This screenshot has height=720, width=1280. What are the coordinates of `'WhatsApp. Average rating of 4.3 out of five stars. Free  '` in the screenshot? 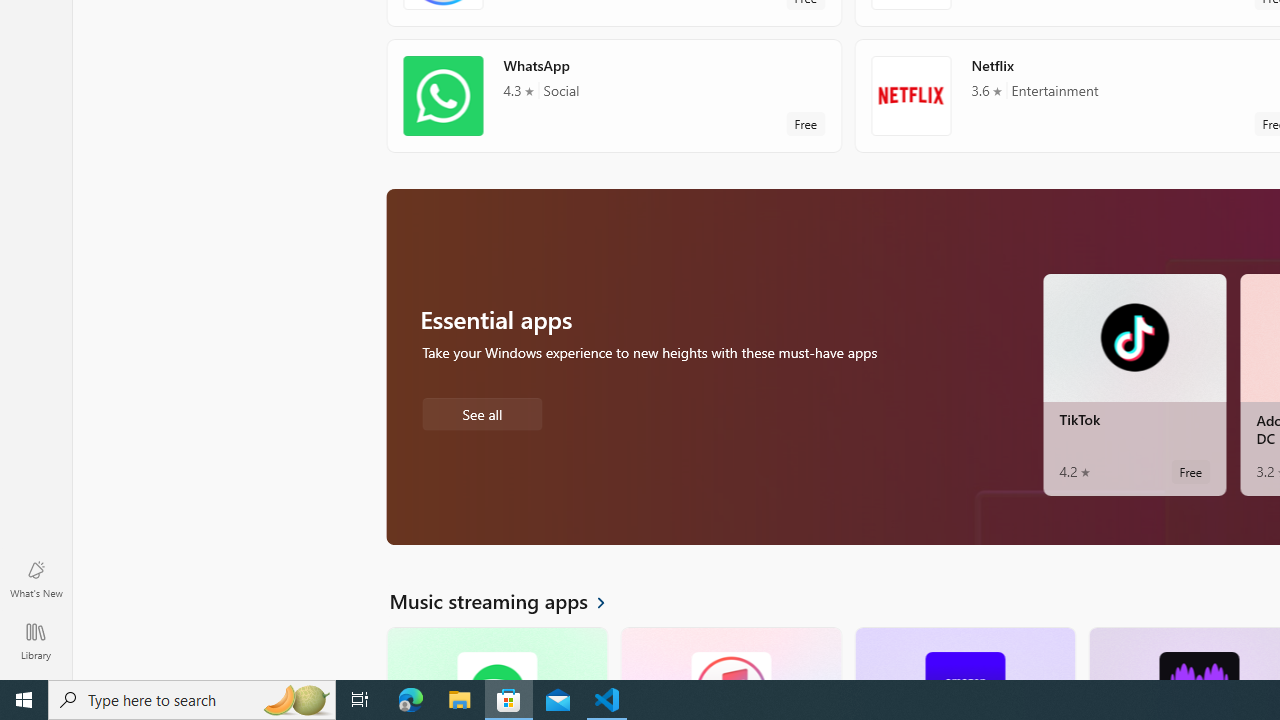 It's located at (613, 95).